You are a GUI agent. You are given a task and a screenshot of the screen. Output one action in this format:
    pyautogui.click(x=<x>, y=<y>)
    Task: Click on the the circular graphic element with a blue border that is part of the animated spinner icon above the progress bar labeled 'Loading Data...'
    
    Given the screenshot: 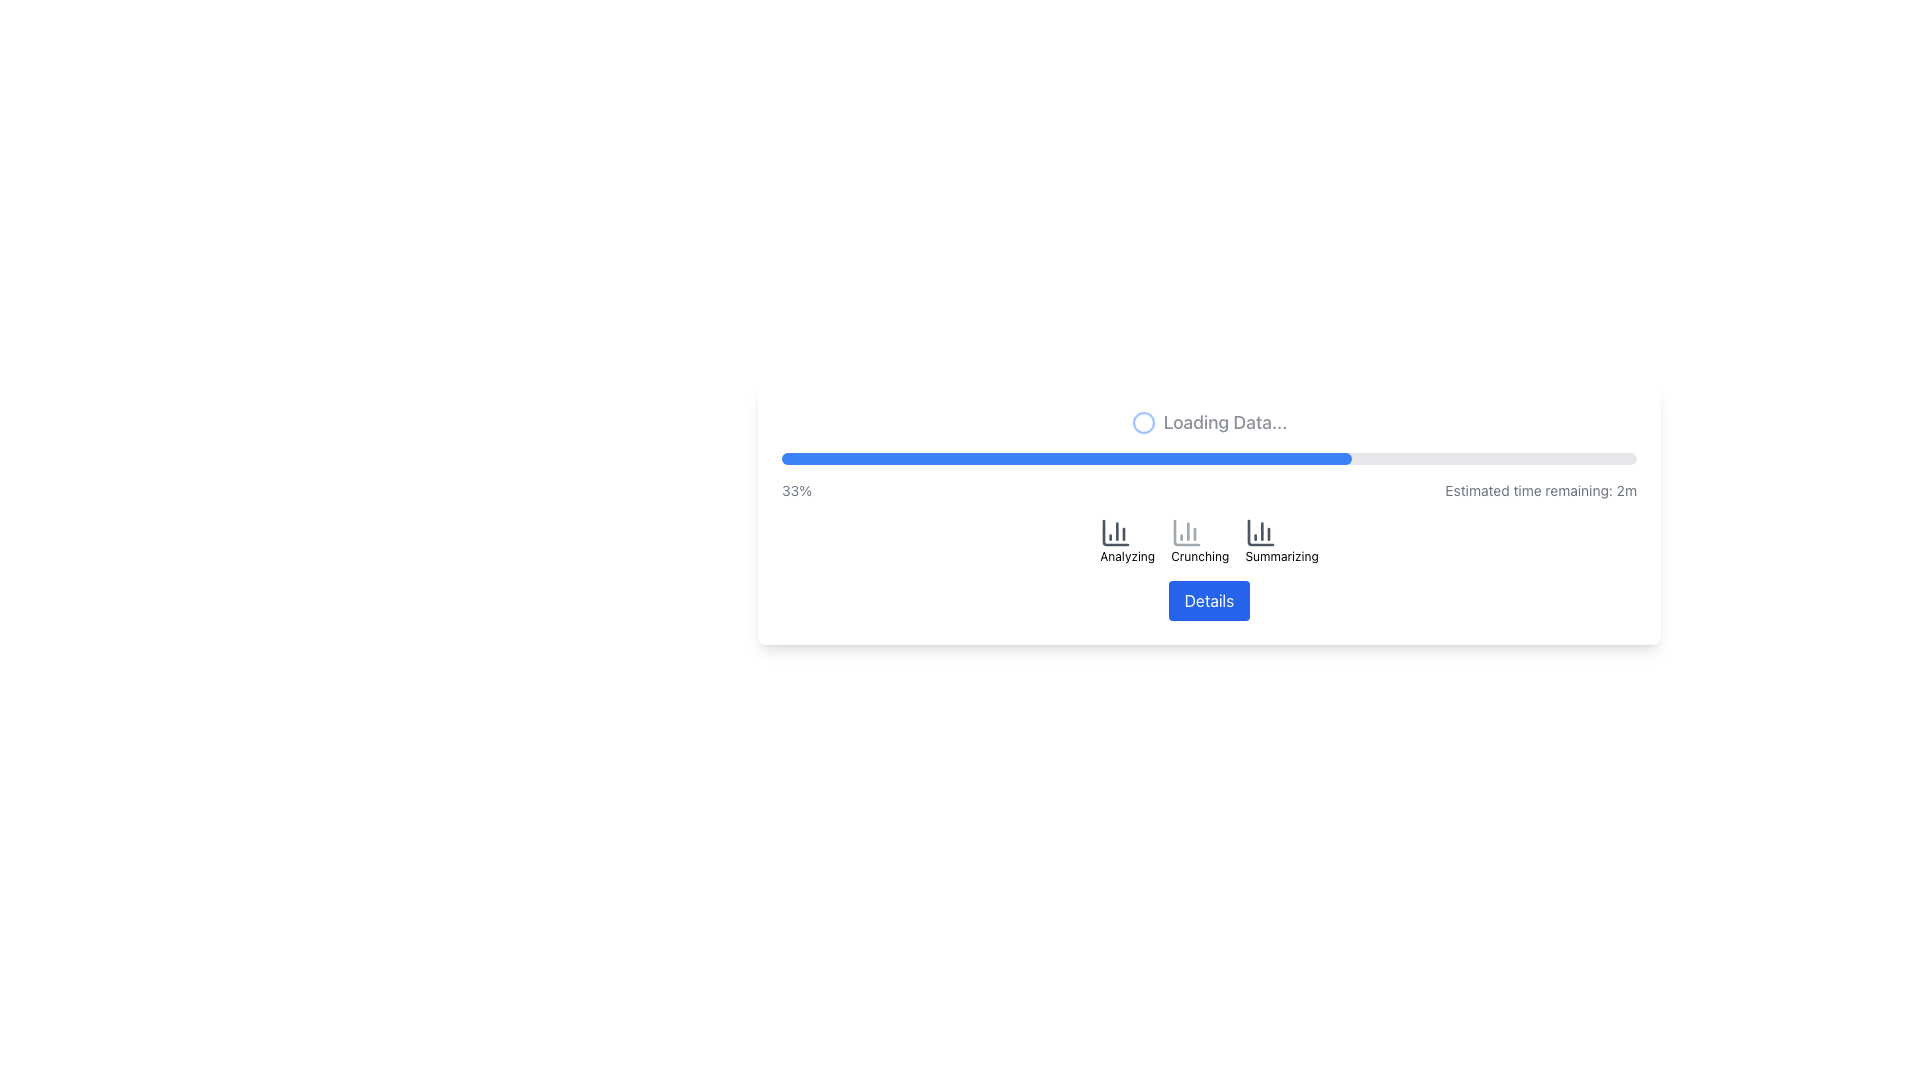 What is the action you would take?
    pyautogui.click(x=1143, y=422)
    